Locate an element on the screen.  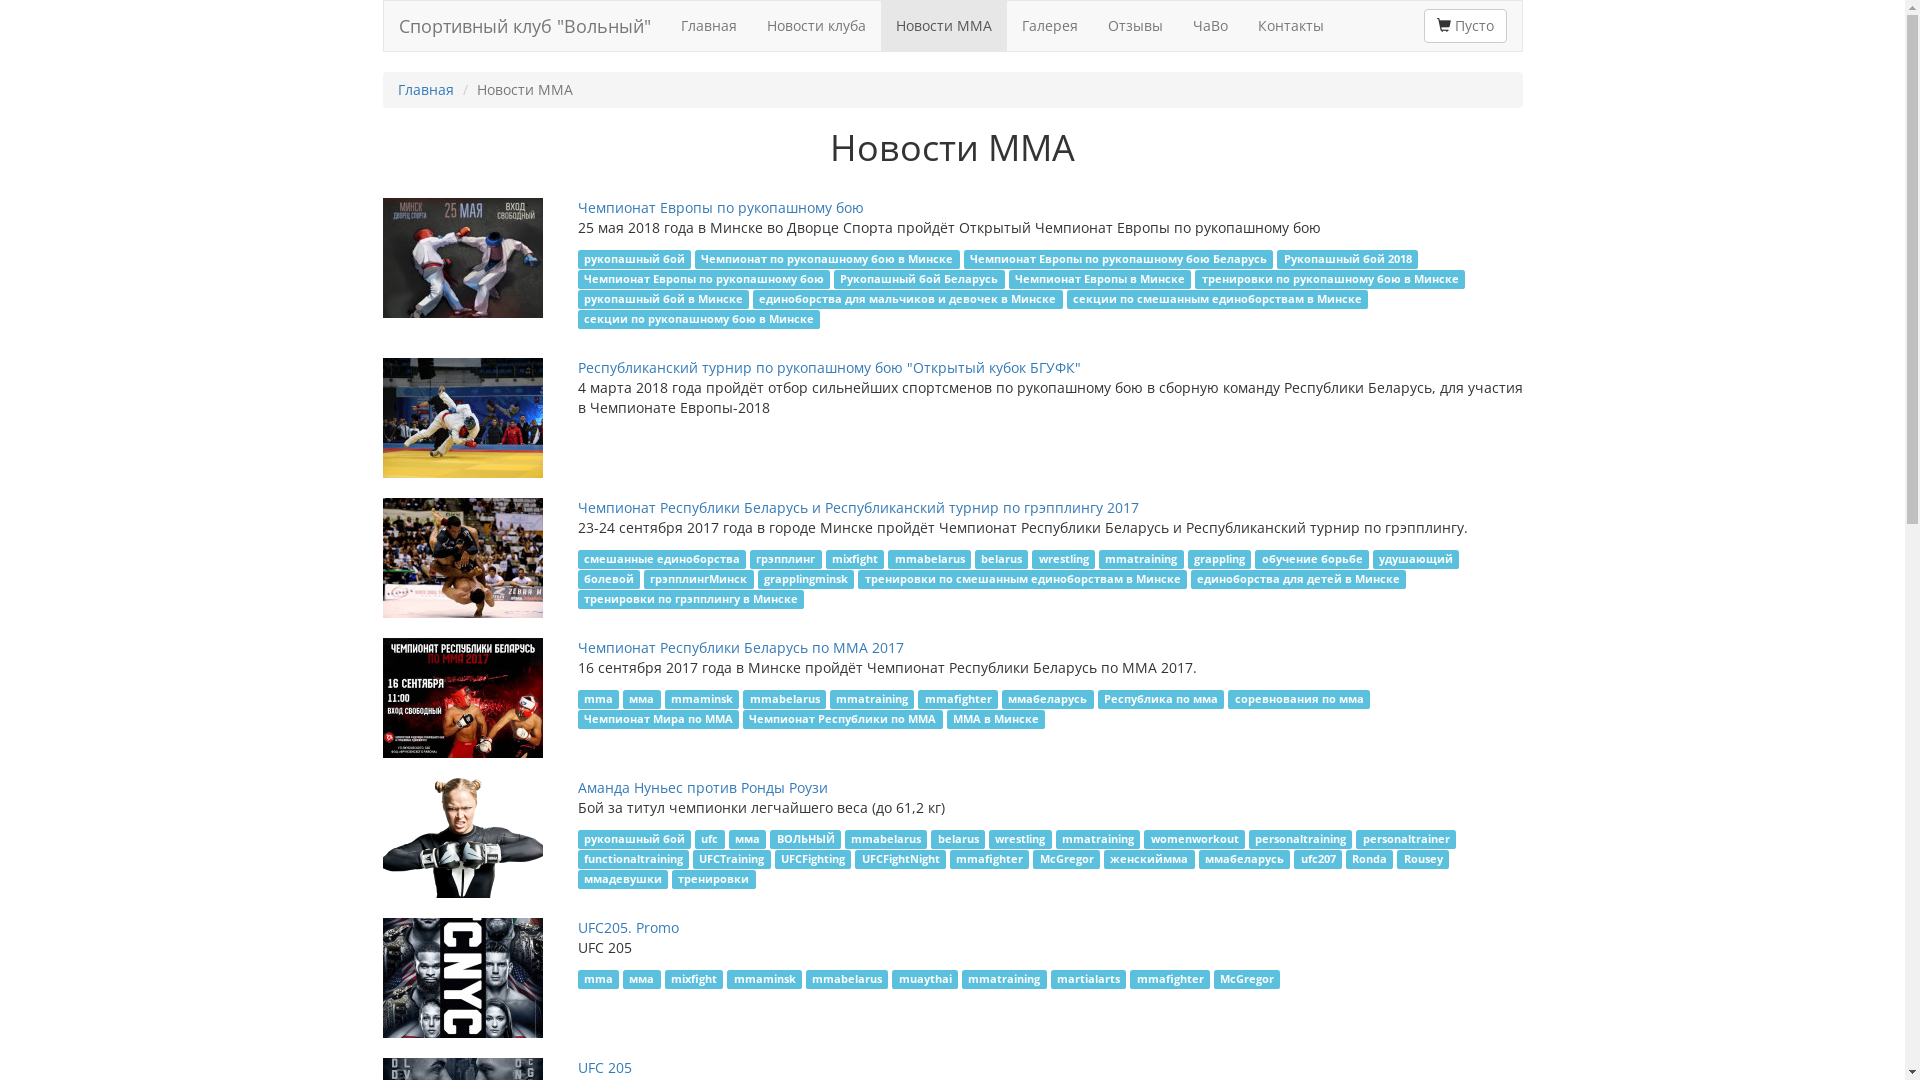
'UFCFightNight' is located at coordinates (854, 858).